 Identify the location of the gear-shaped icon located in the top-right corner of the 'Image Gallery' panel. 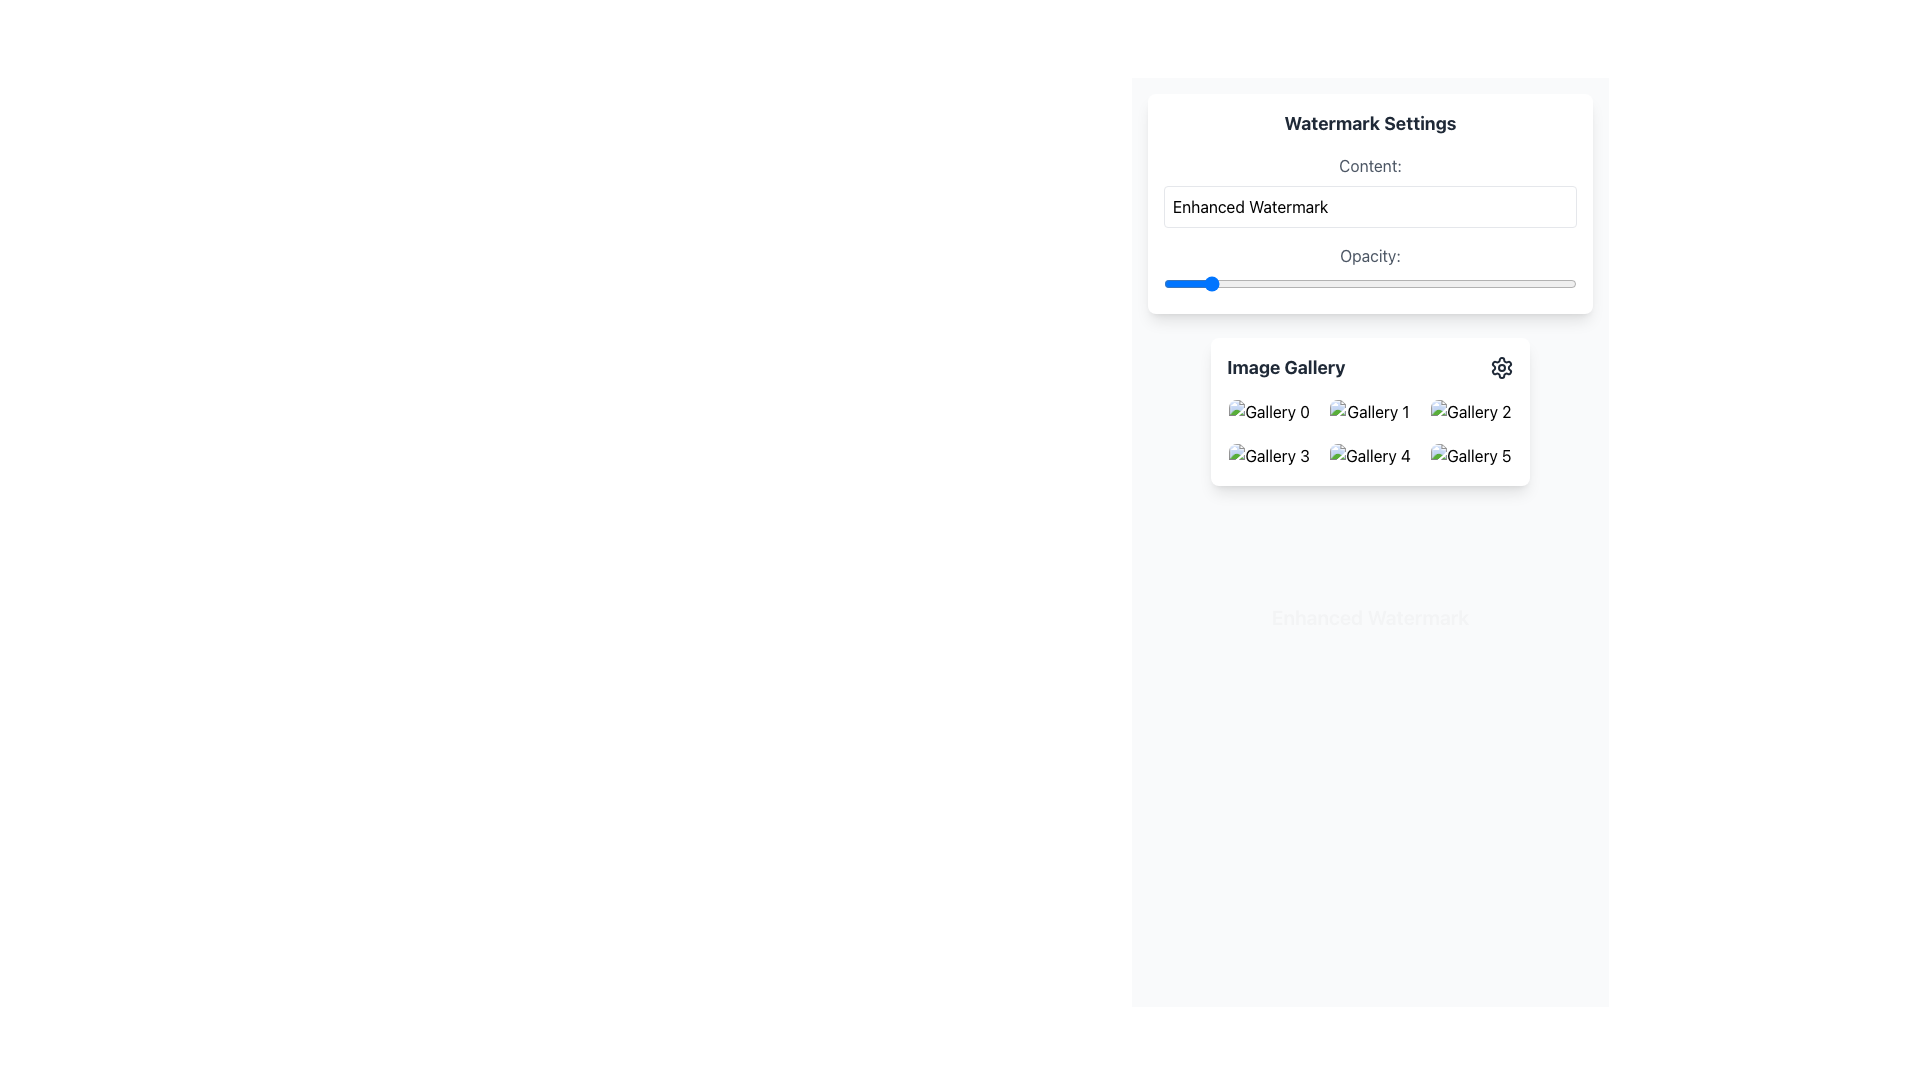
(1501, 367).